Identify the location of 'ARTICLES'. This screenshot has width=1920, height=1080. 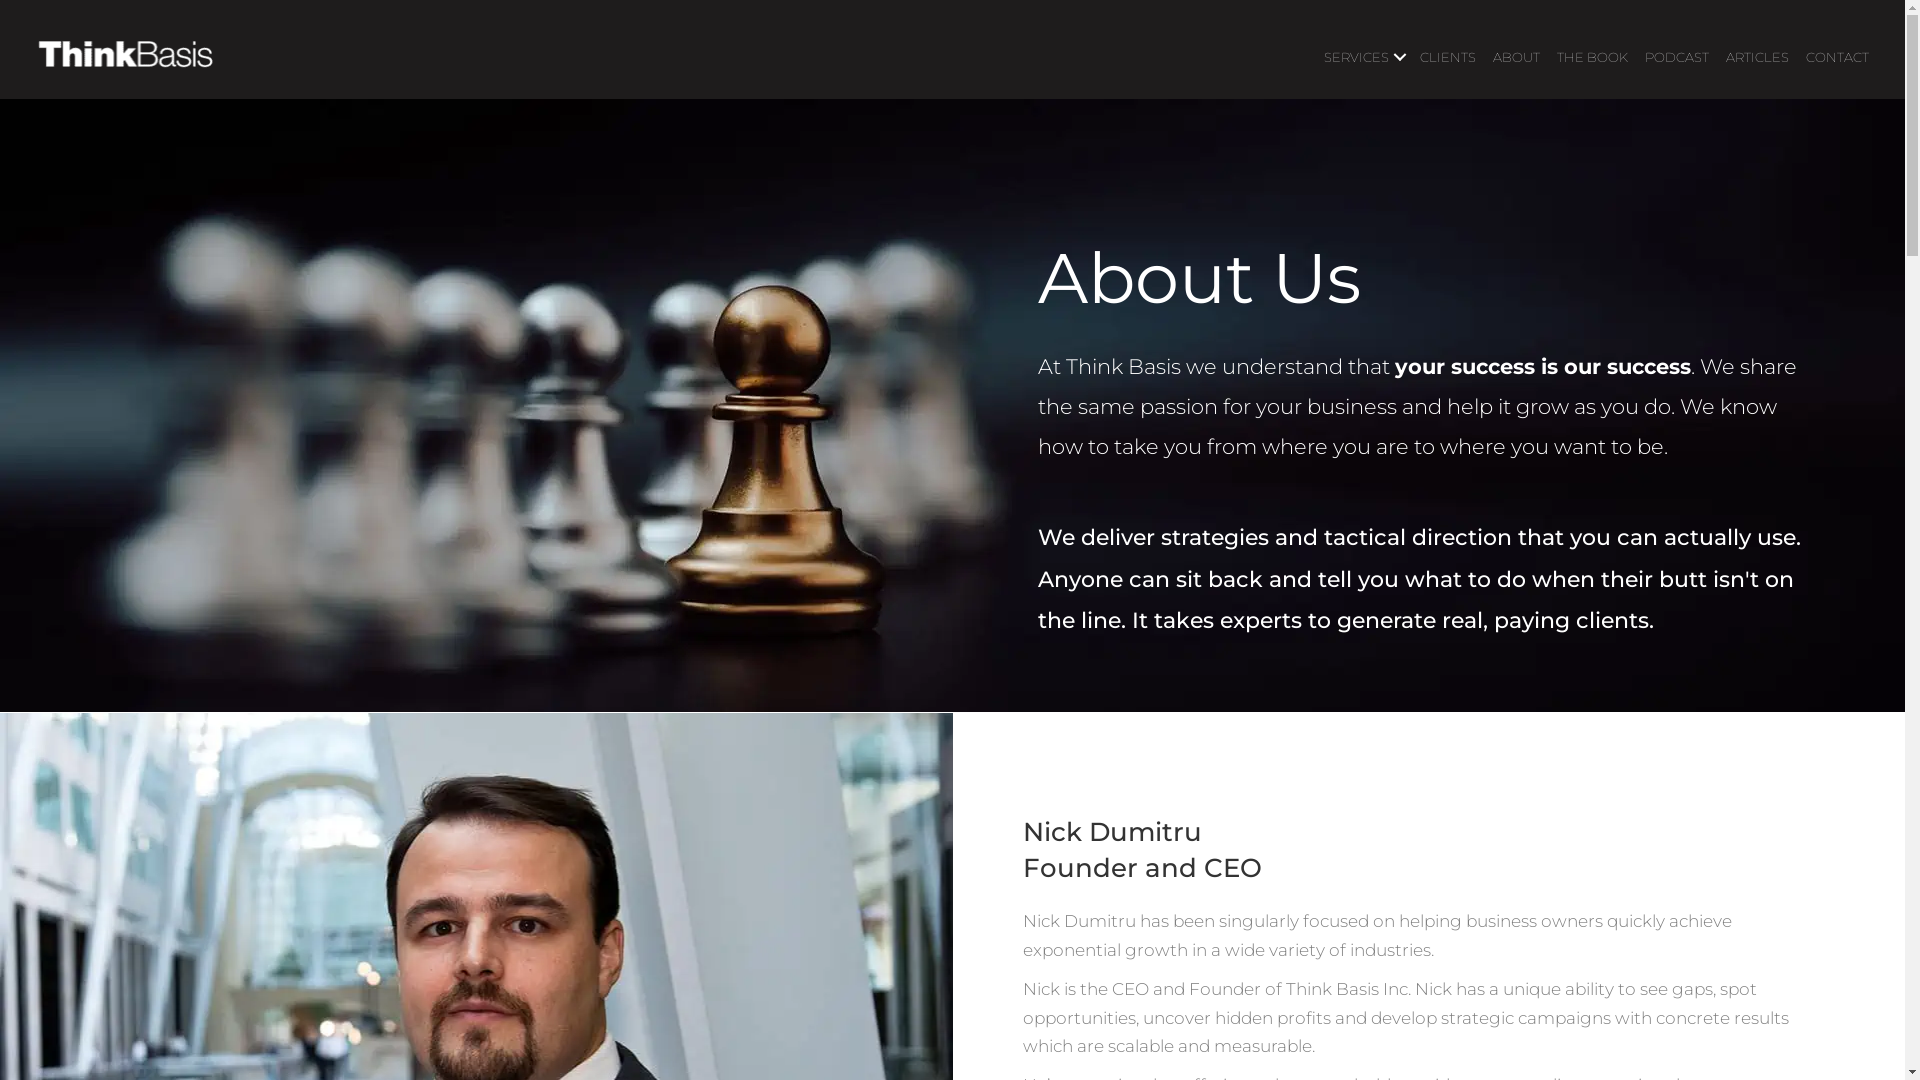
(1756, 56).